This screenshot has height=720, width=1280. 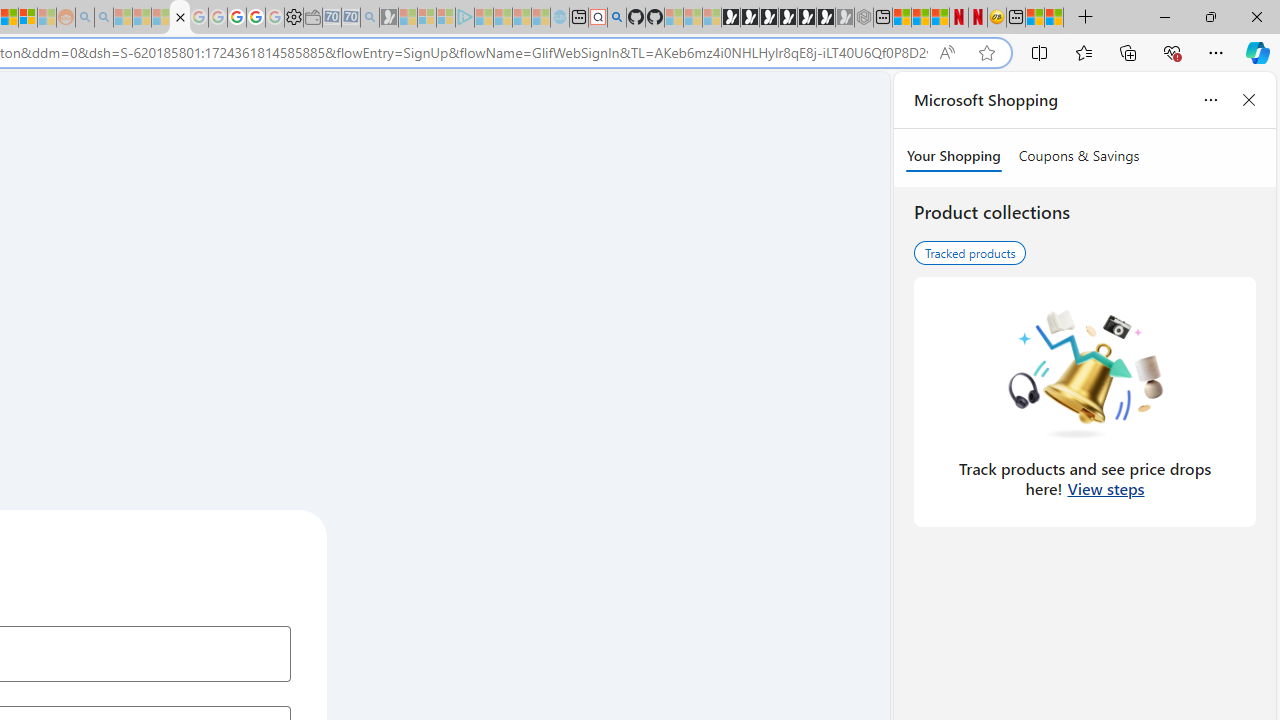 What do you see at coordinates (369, 17) in the screenshot?
I see `'Bing Real Estate - Home sales and rental listings - Sleeping'` at bounding box center [369, 17].